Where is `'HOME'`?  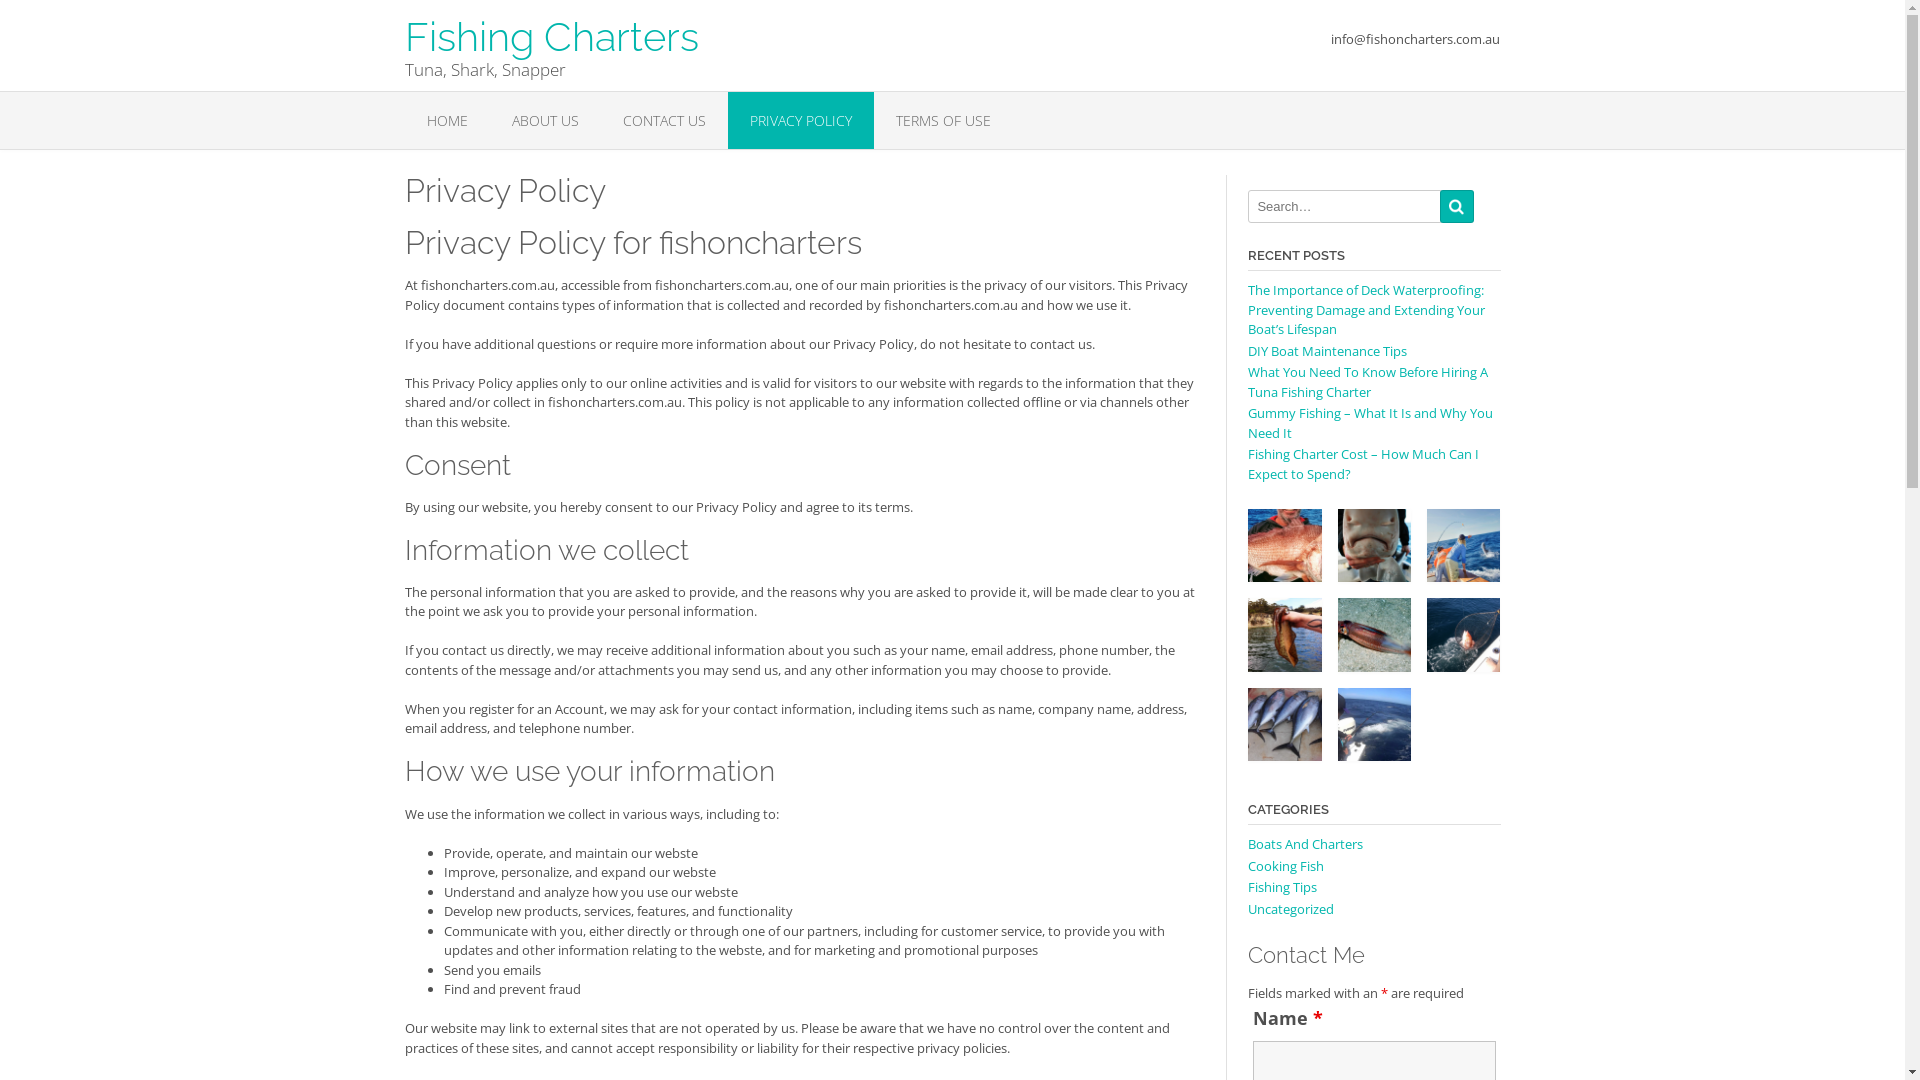
'HOME' is located at coordinates (445, 120).